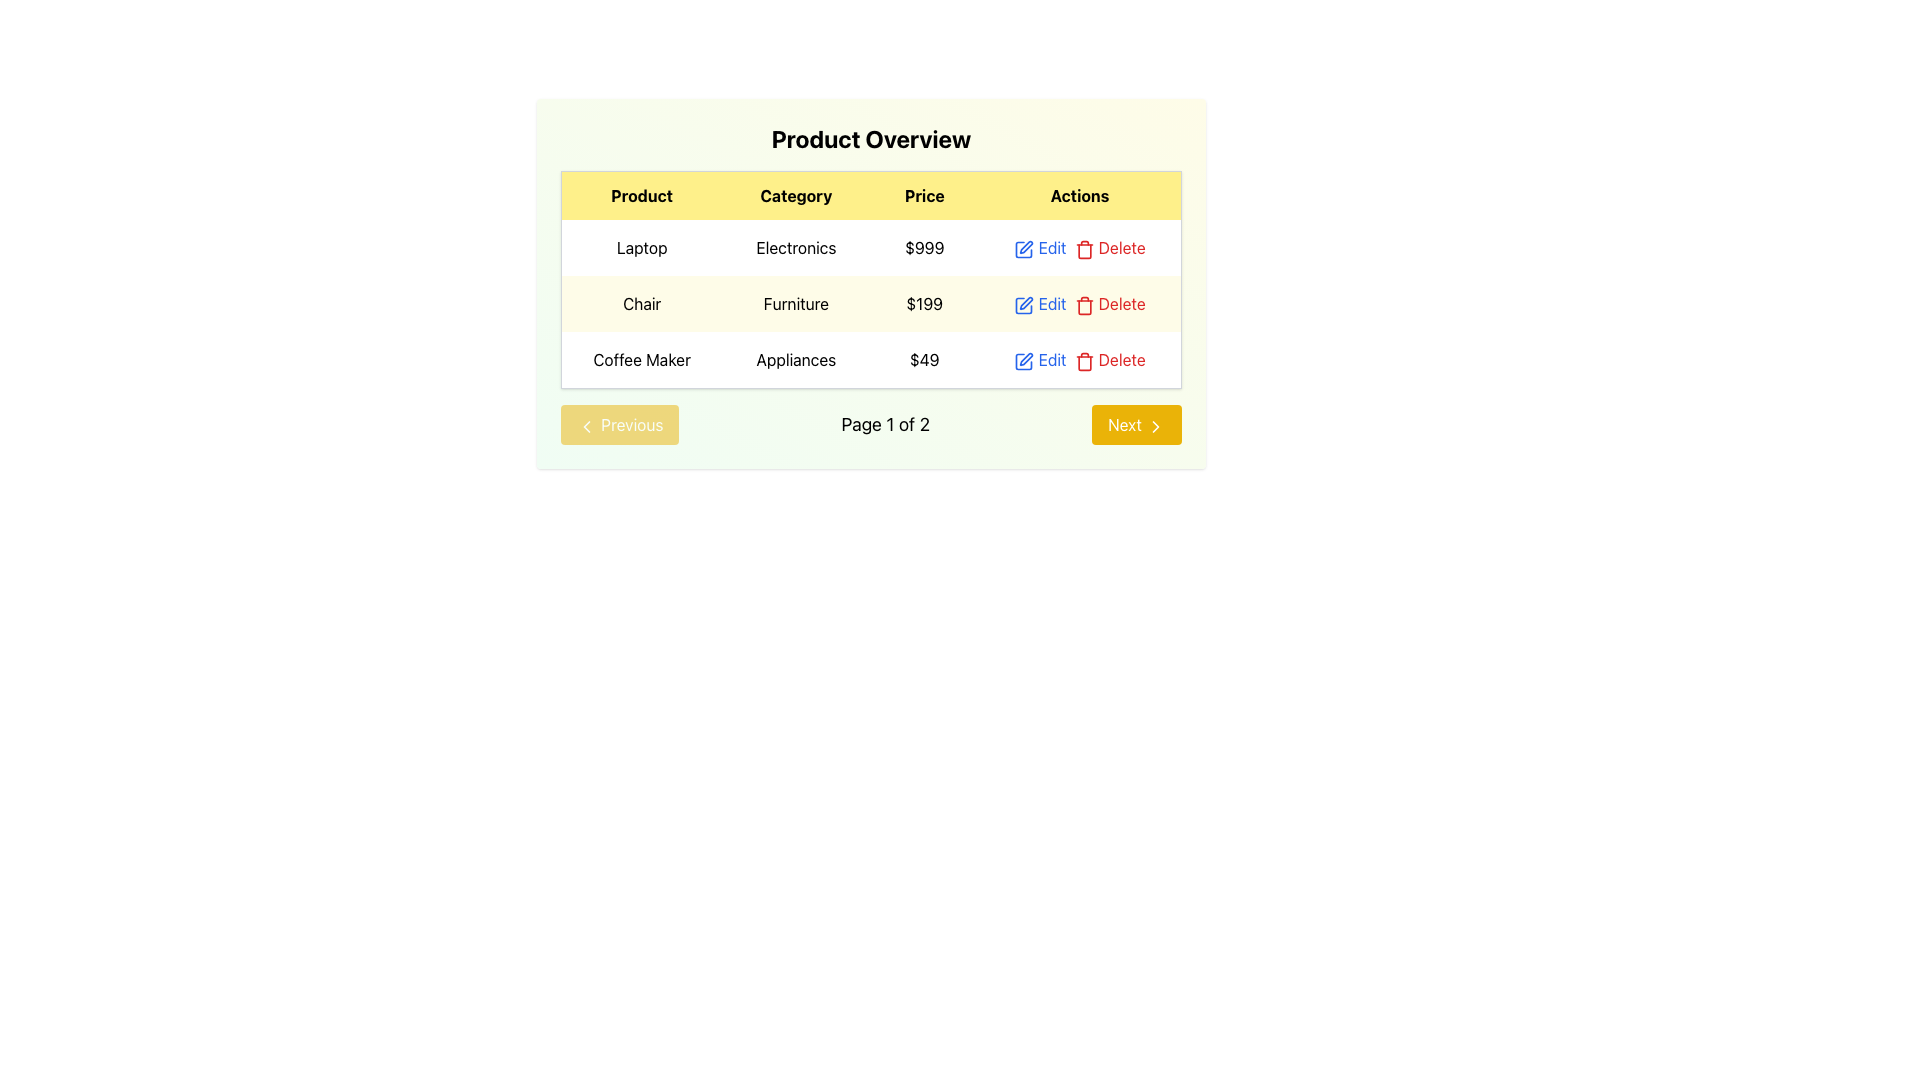 The height and width of the screenshot is (1080, 1920). Describe the element at coordinates (1027, 303) in the screenshot. I see `the edit icon, which resembles a square outline with a pen overlay, located in the 'Actions' column of the second row in the table for the item 'Chair'` at that location.